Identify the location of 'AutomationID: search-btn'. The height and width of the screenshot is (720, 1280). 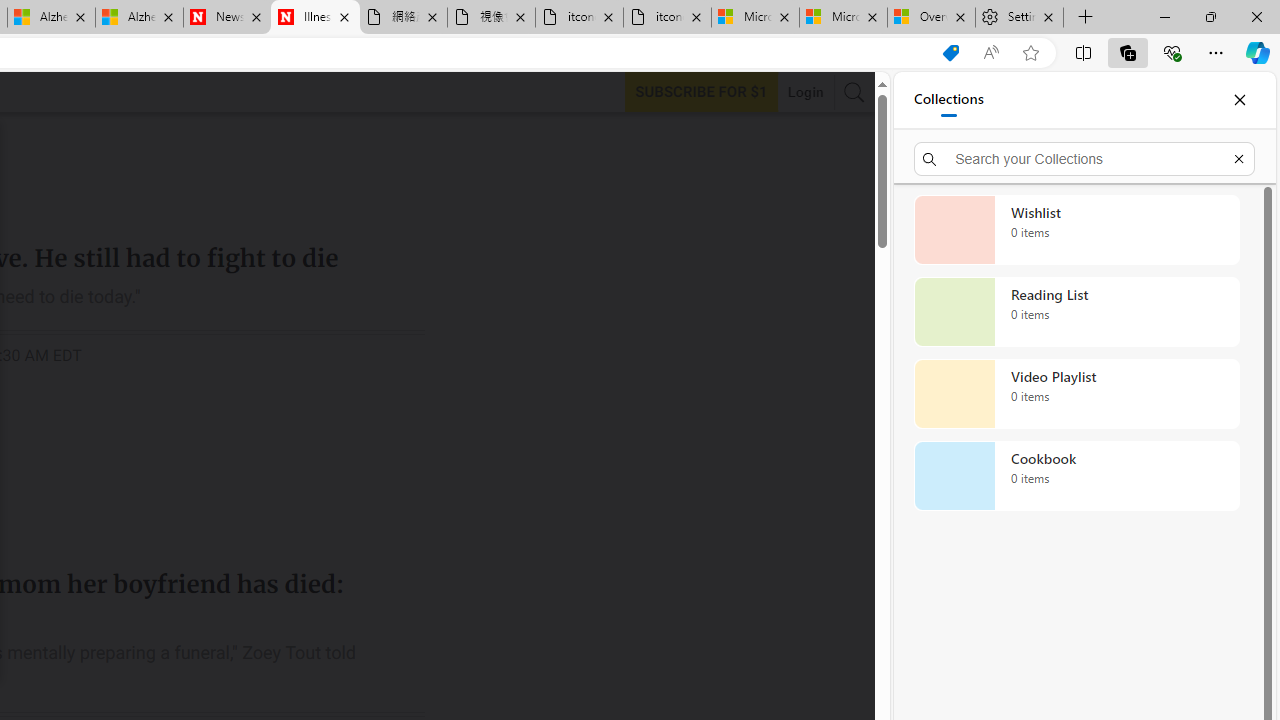
(855, 92).